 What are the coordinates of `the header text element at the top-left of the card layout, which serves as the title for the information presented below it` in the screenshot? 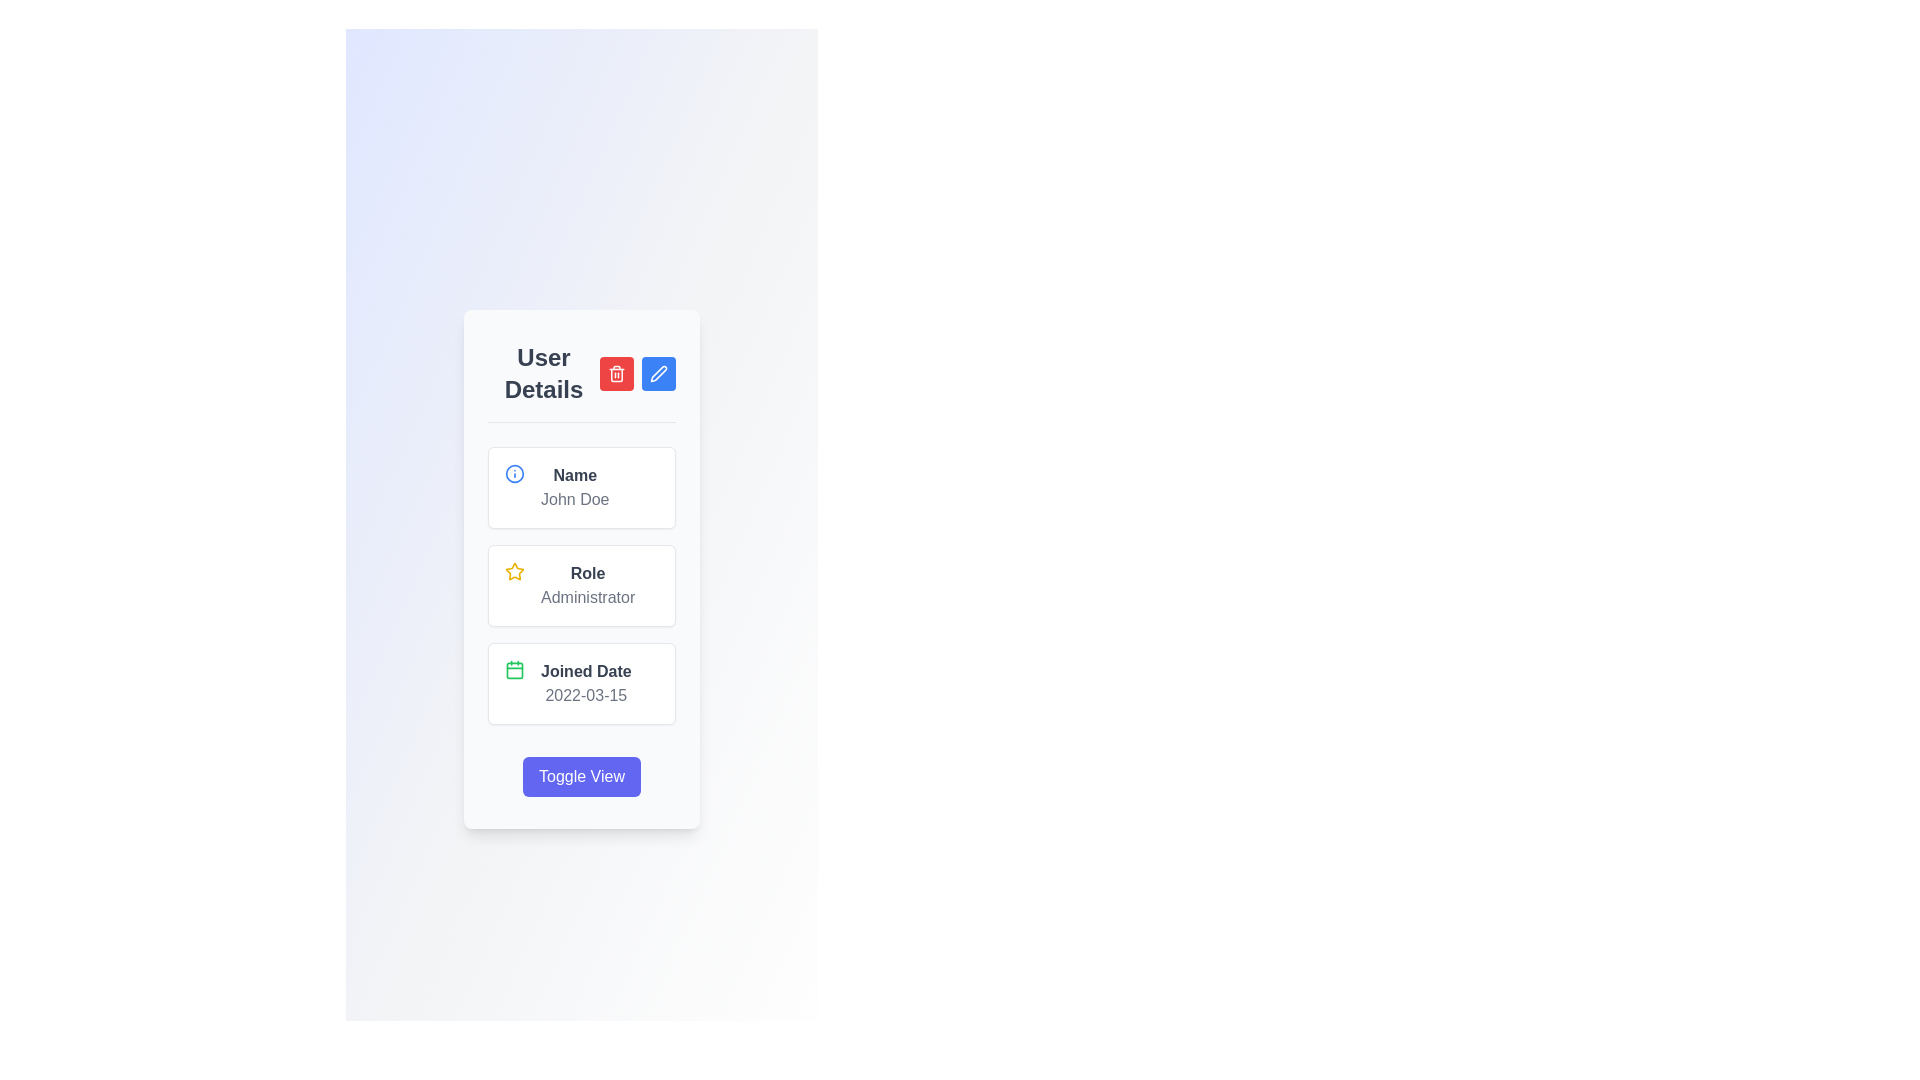 It's located at (543, 373).